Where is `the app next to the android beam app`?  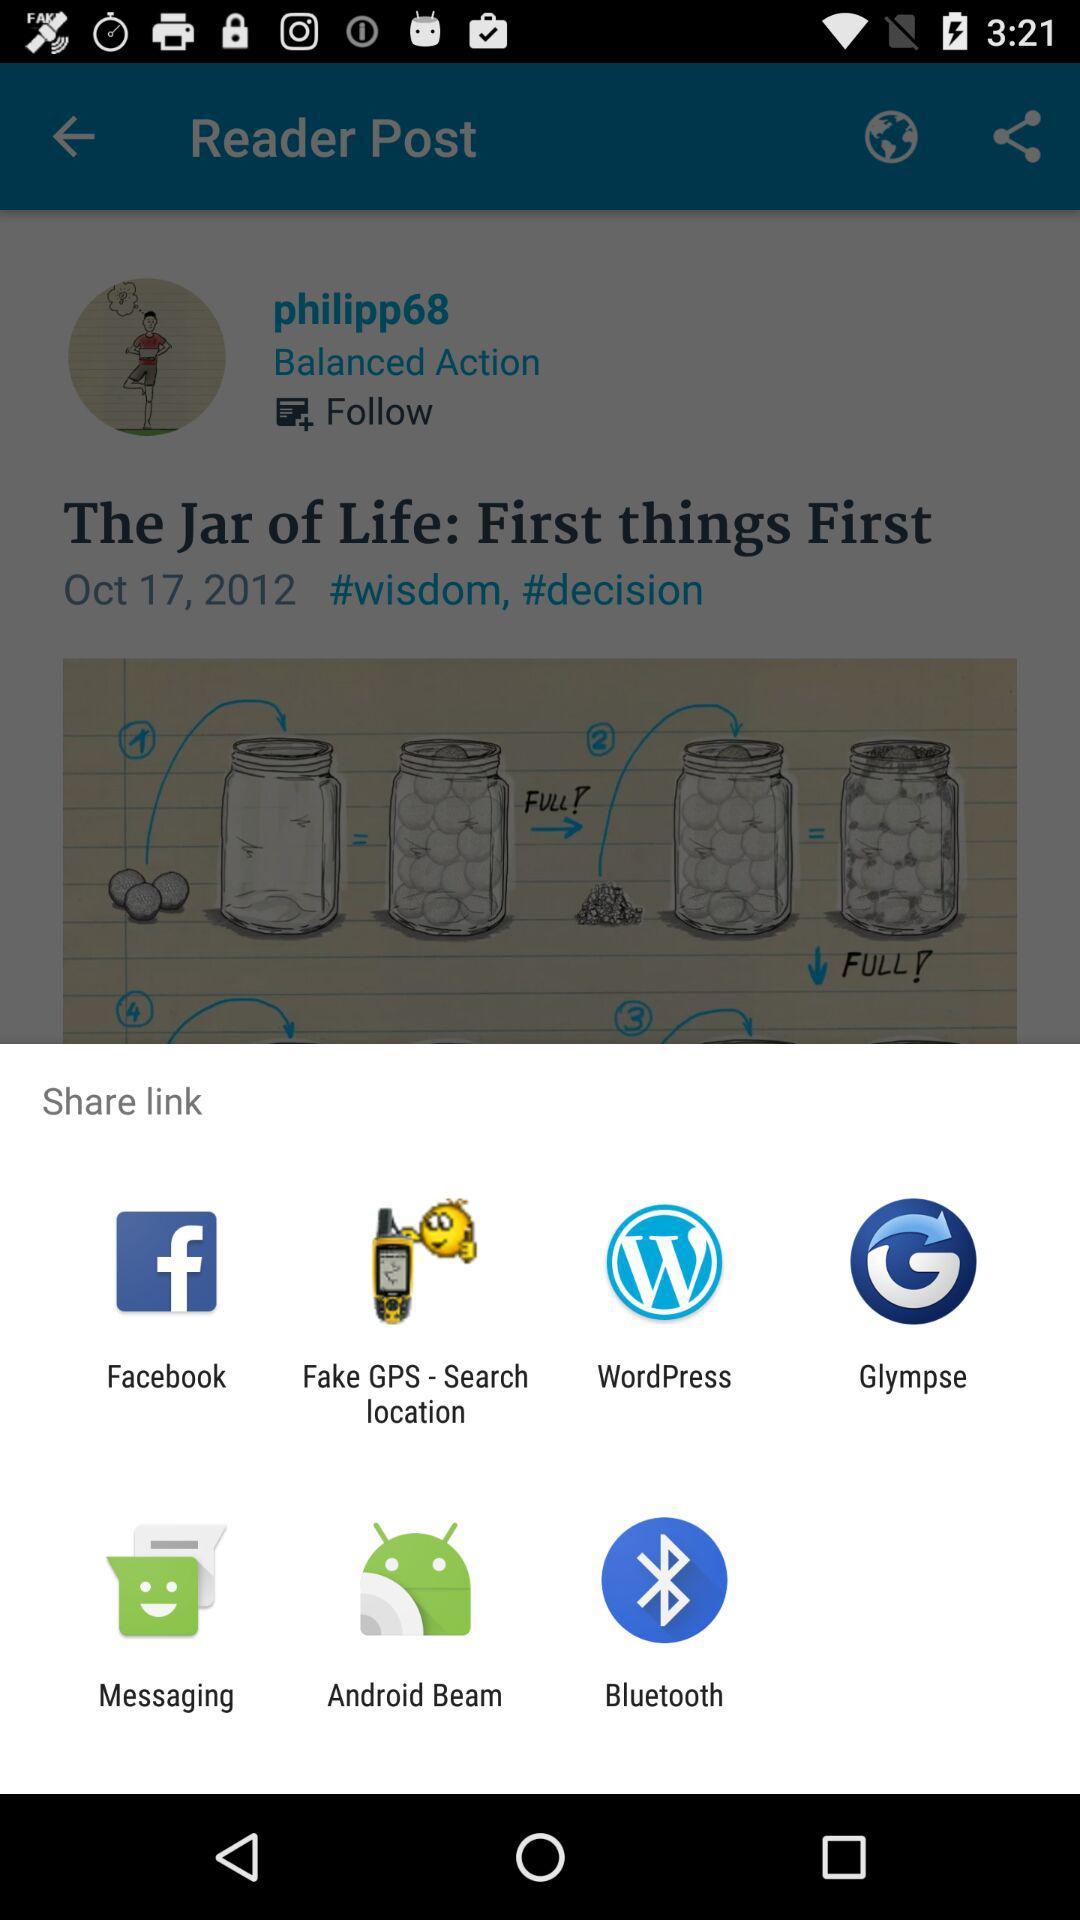 the app next to the android beam app is located at coordinates (165, 1711).